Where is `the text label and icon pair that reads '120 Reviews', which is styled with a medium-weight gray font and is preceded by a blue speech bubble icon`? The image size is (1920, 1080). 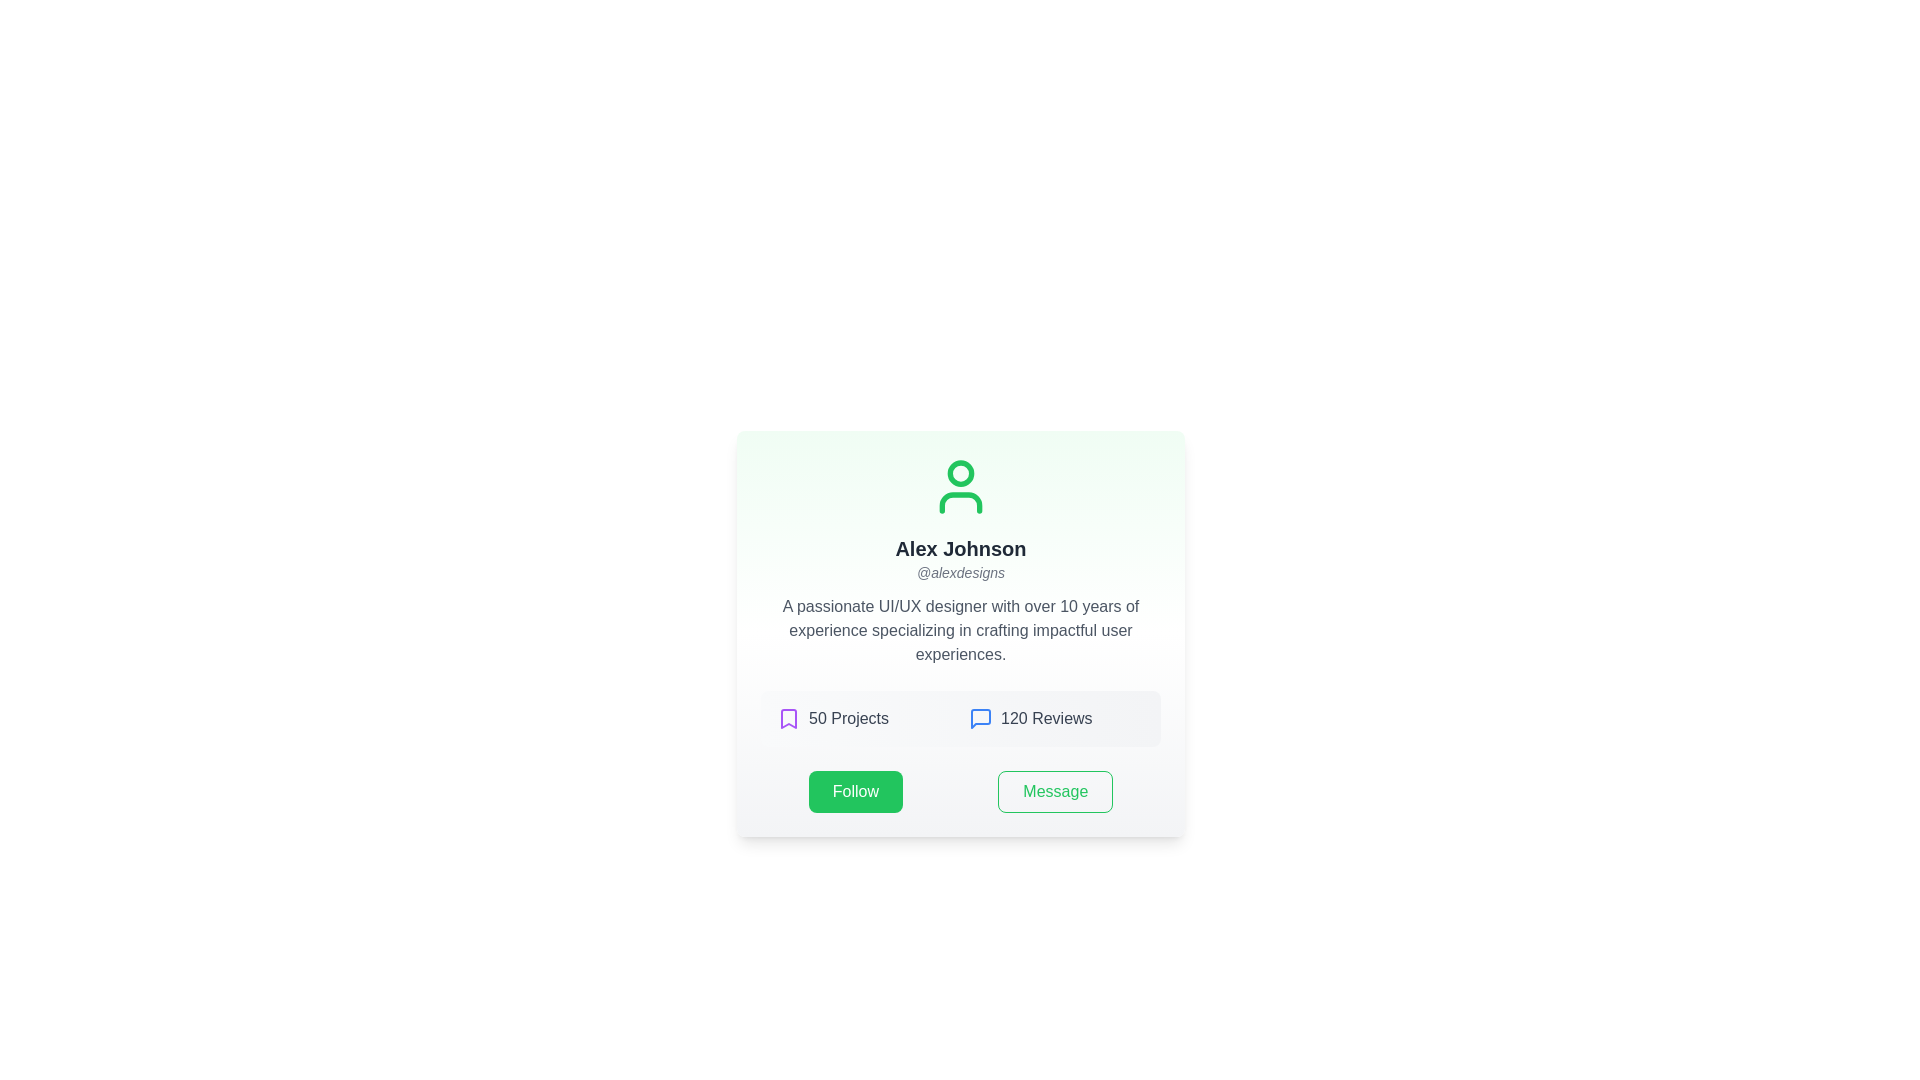
the text label and icon pair that reads '120 Reviews', which is styled with a medium-weight gray font and is preceded by a blue speech bubble icon is located at coordinates (1055, 717).